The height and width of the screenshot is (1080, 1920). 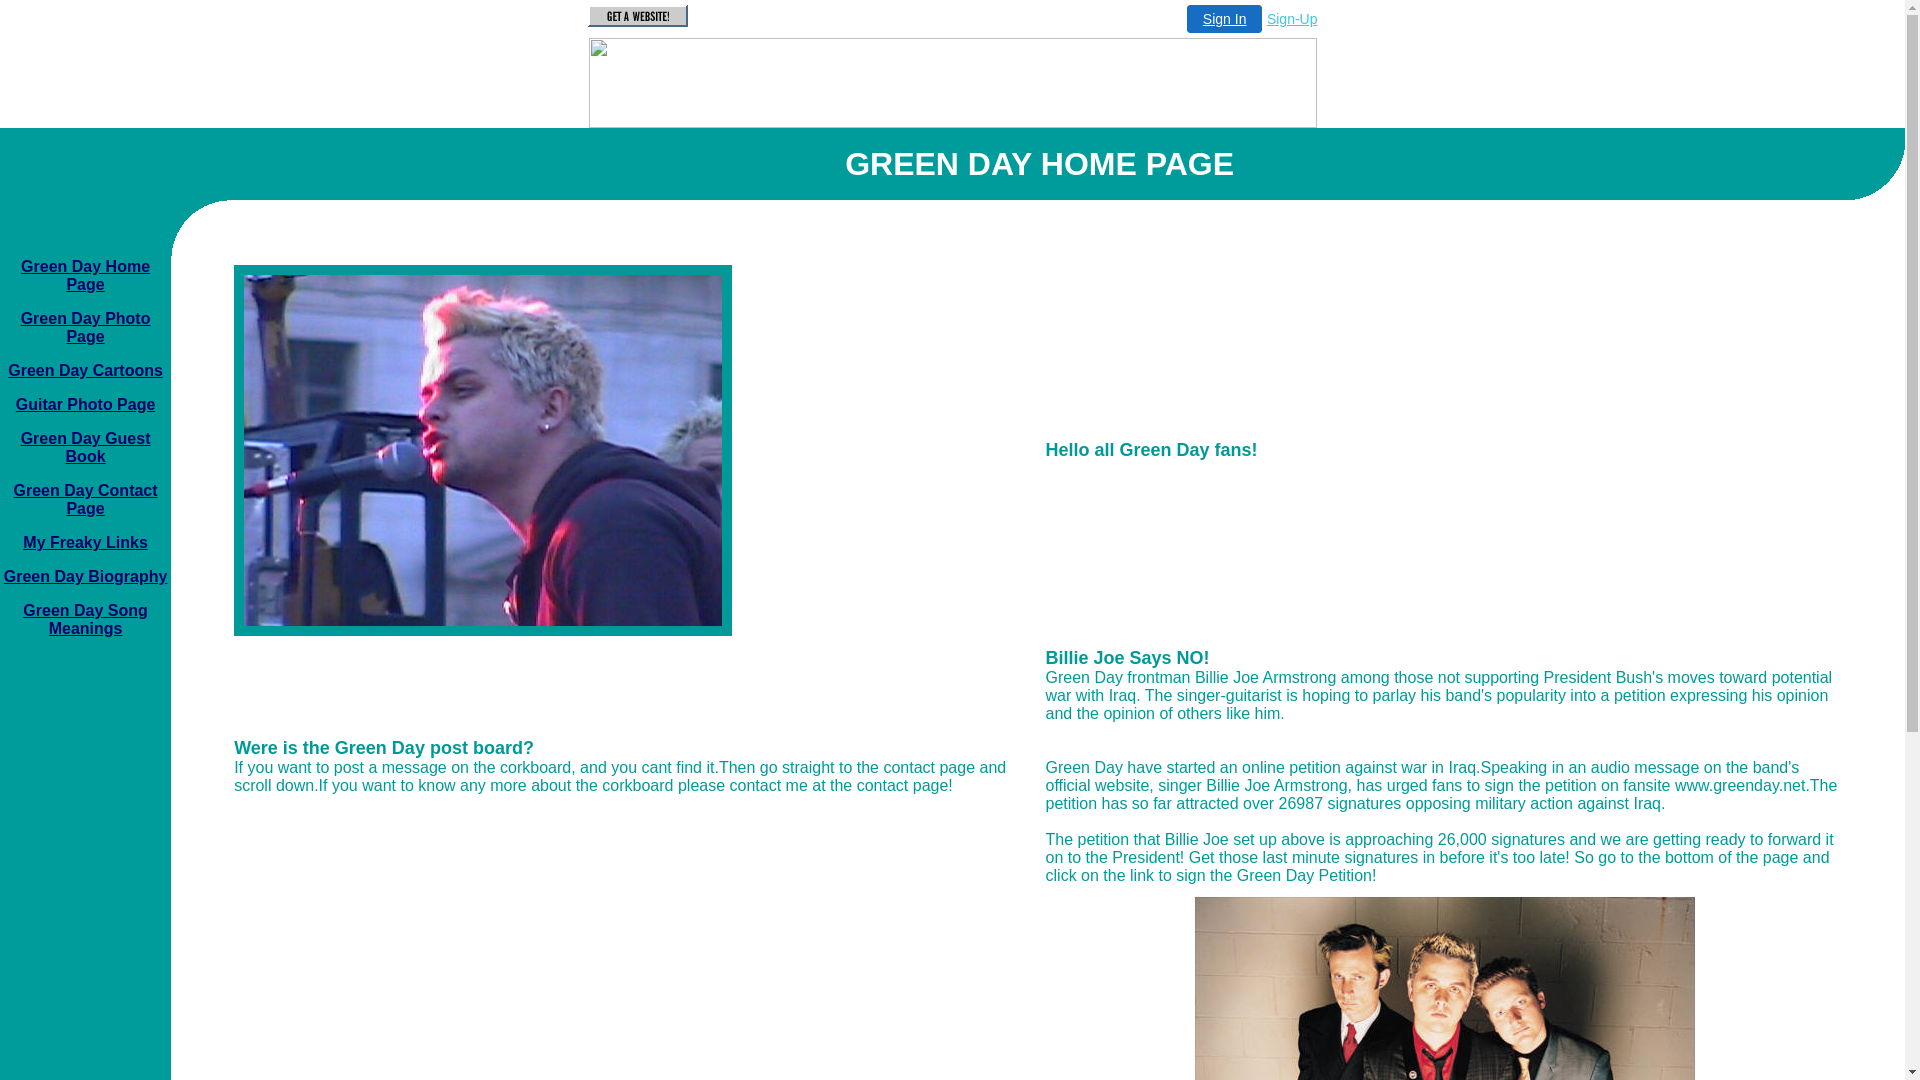 What do you see at coordinates (84, 618) in the screenshot?
I see `'Green Day Song Meanings'` at bounding box center [84, 618].